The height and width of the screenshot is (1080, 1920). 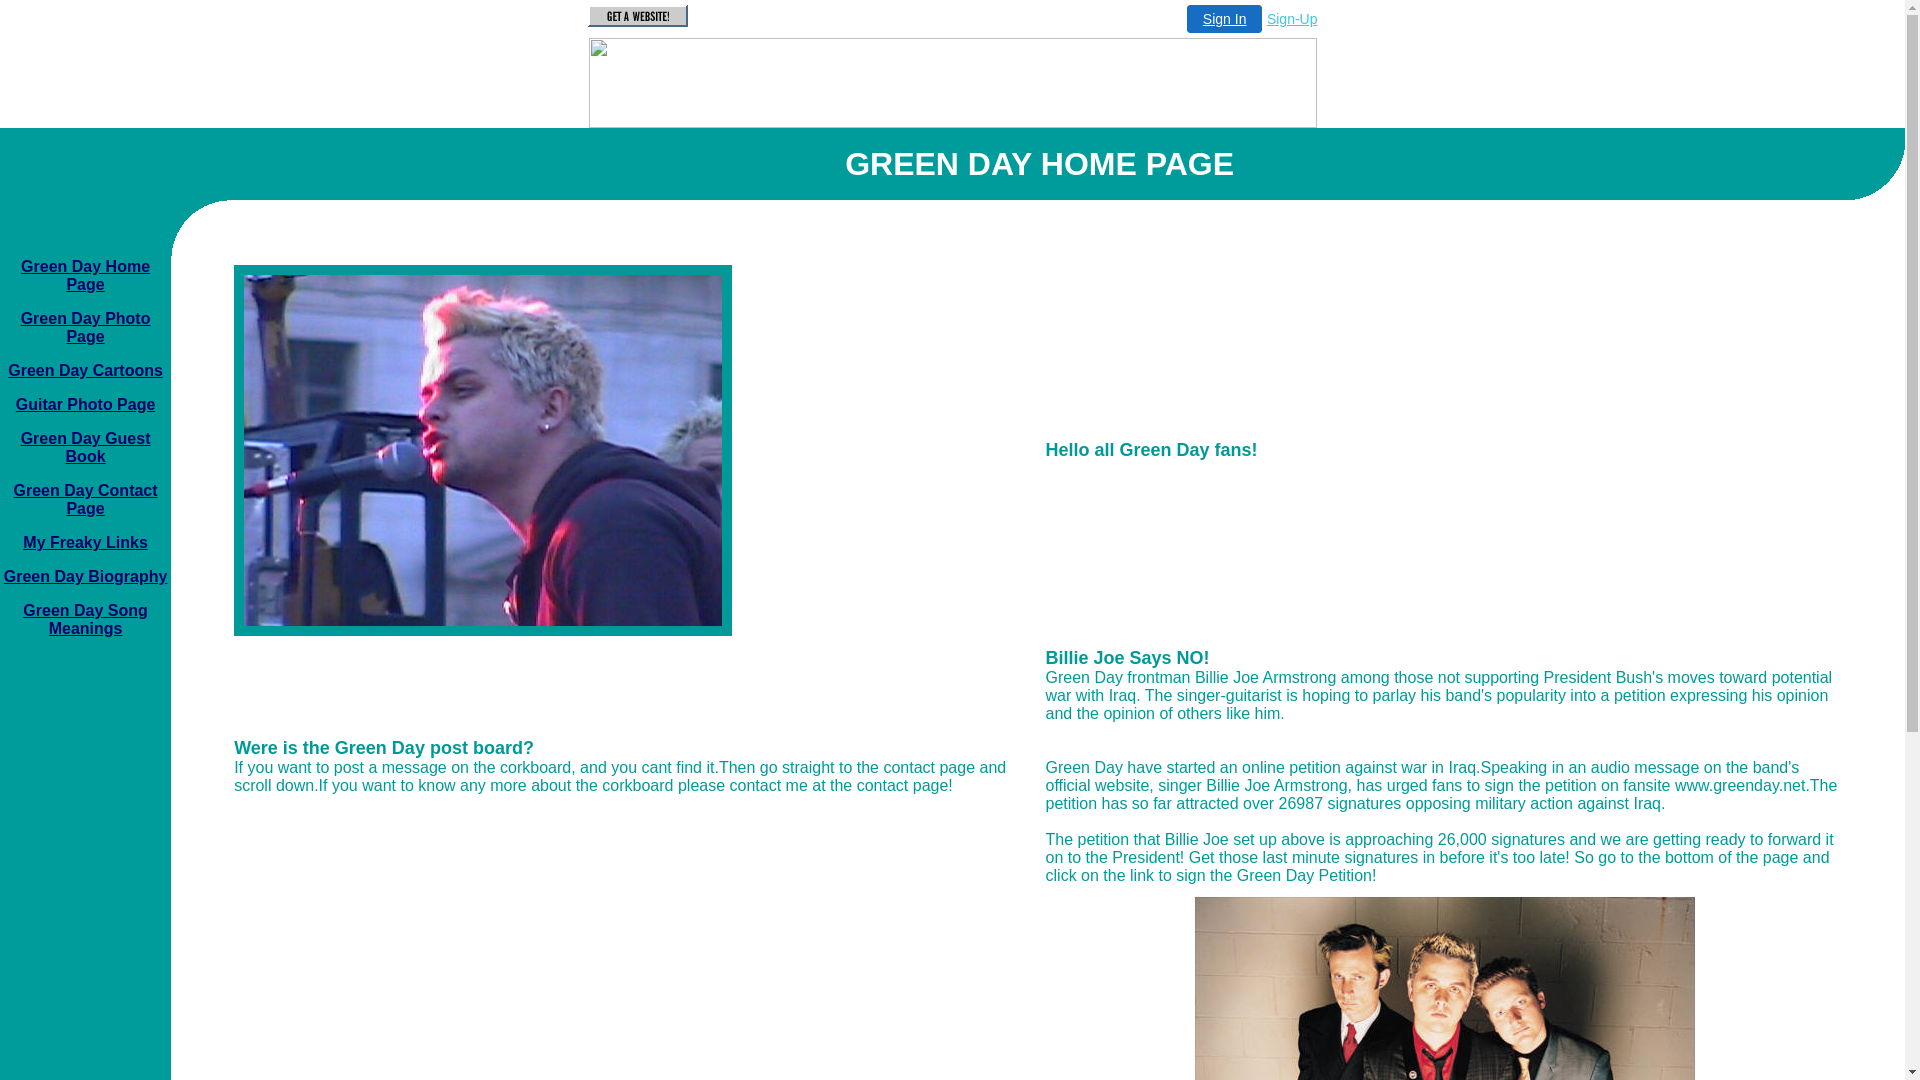 What do you see at coordinates (84, 618) in the screenshot?
I see `'Green Day Song Meanings'` at bounding box center [84, 618].